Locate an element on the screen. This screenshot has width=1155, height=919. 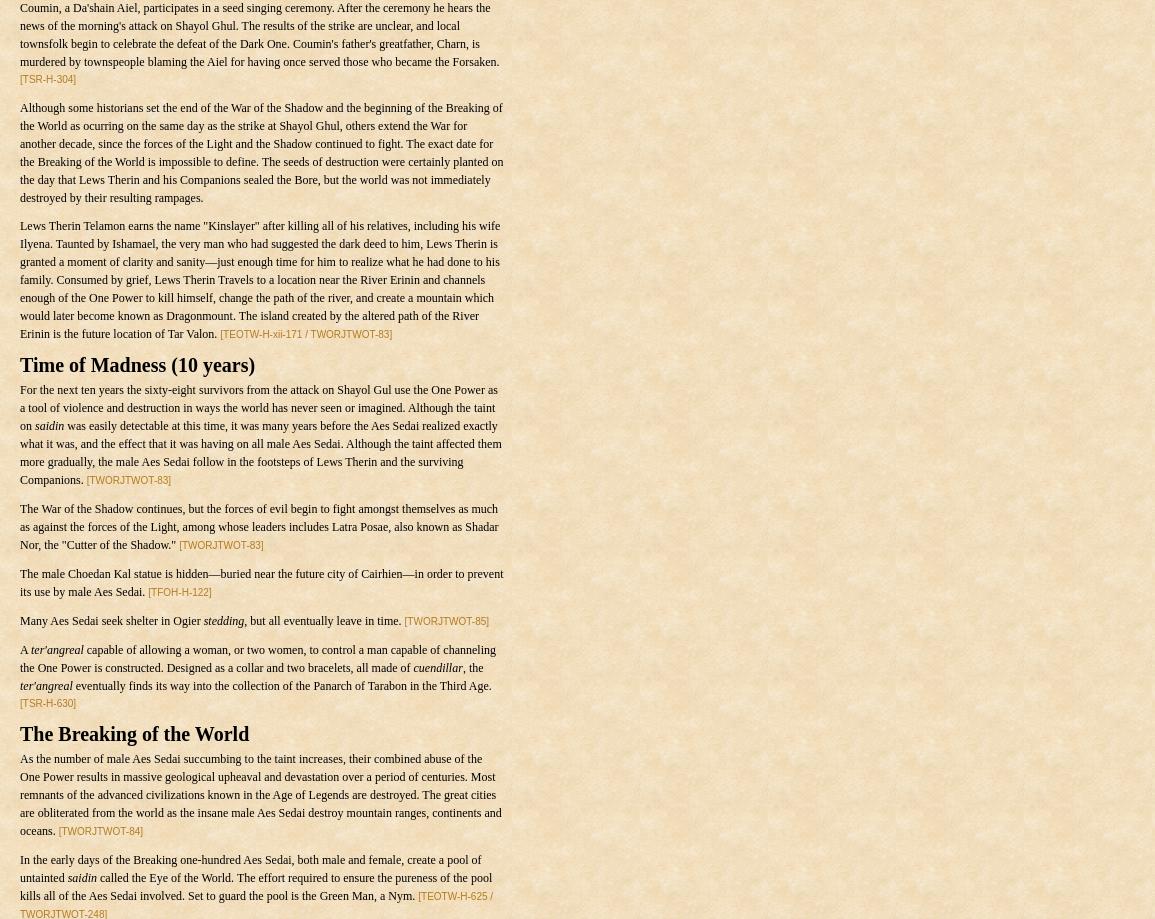
'The male Choedan Kal statue is hidden—buried near the future city of Cairhien—in order to prevent its use by male Aes Sedai.' is located at coordinates (261, 583).